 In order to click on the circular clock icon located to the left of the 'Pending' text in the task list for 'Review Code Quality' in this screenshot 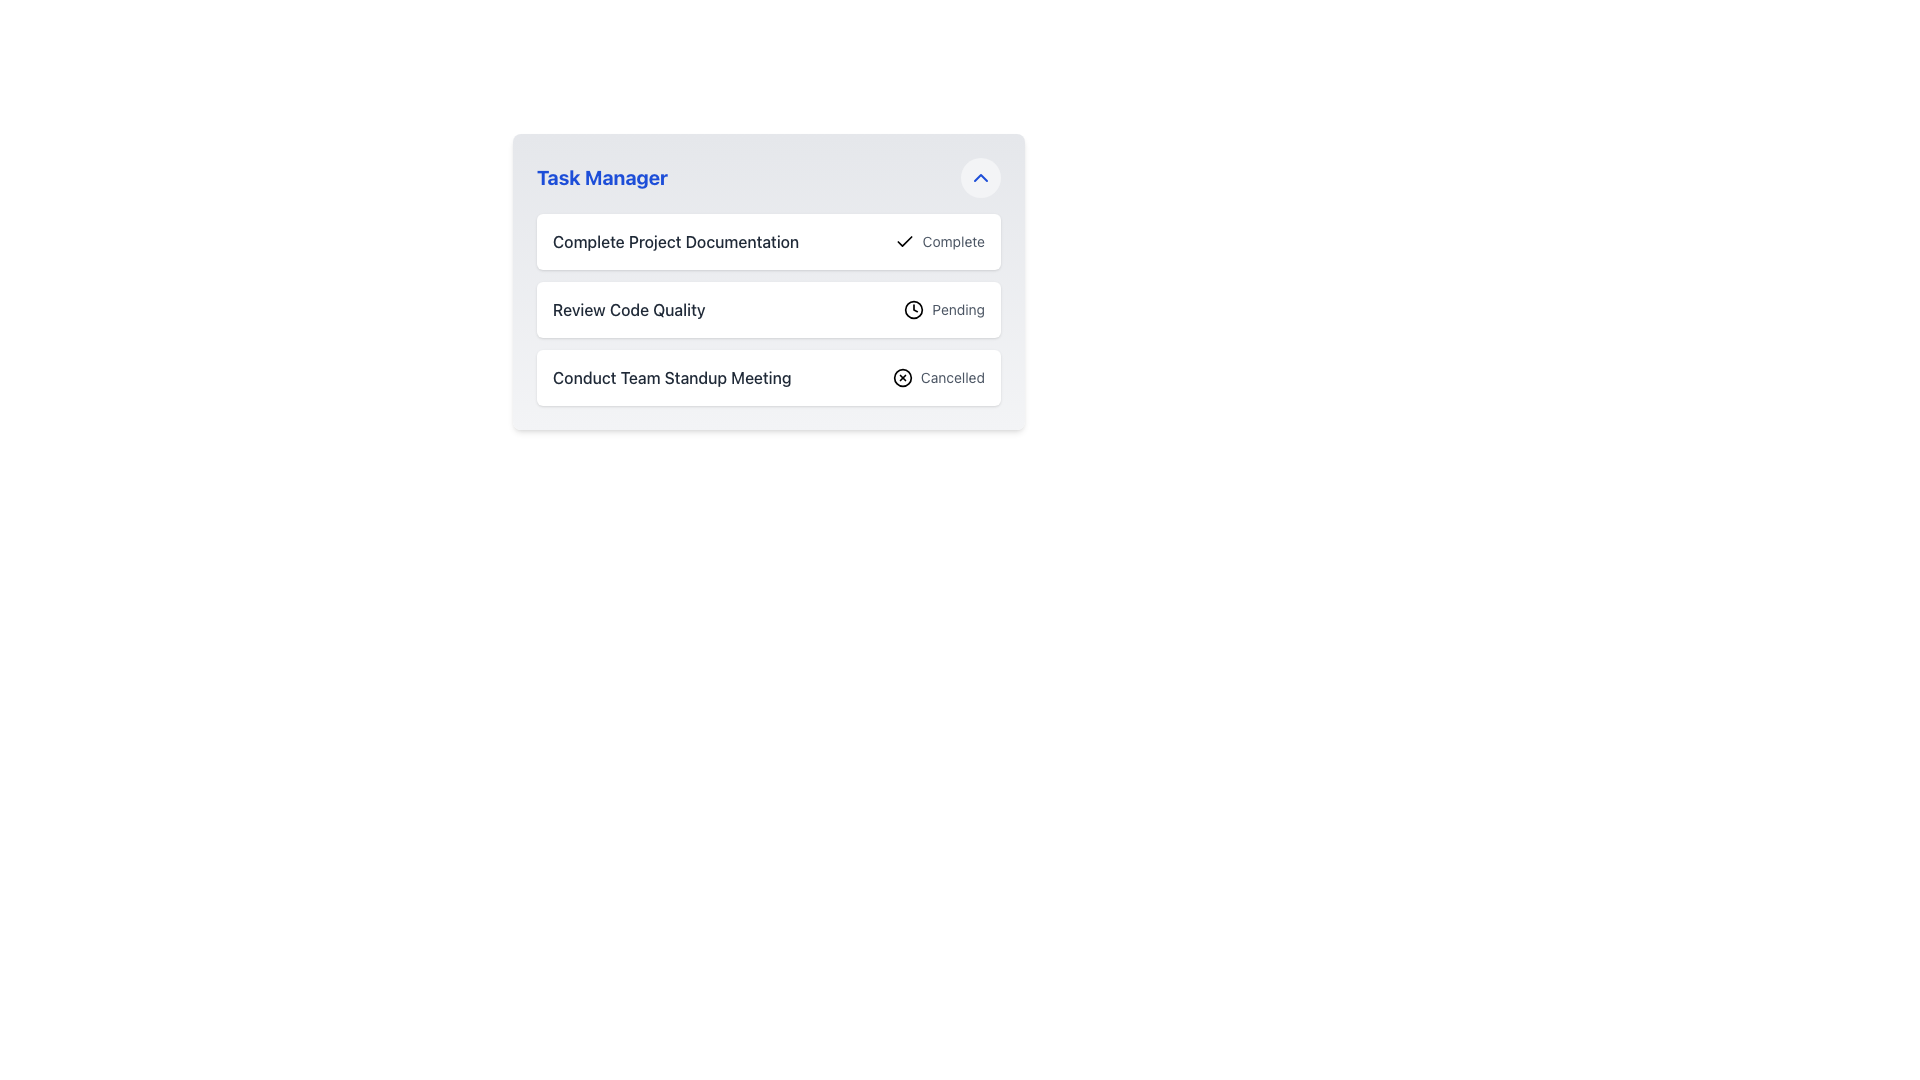, I will do `click(913, 309)`.